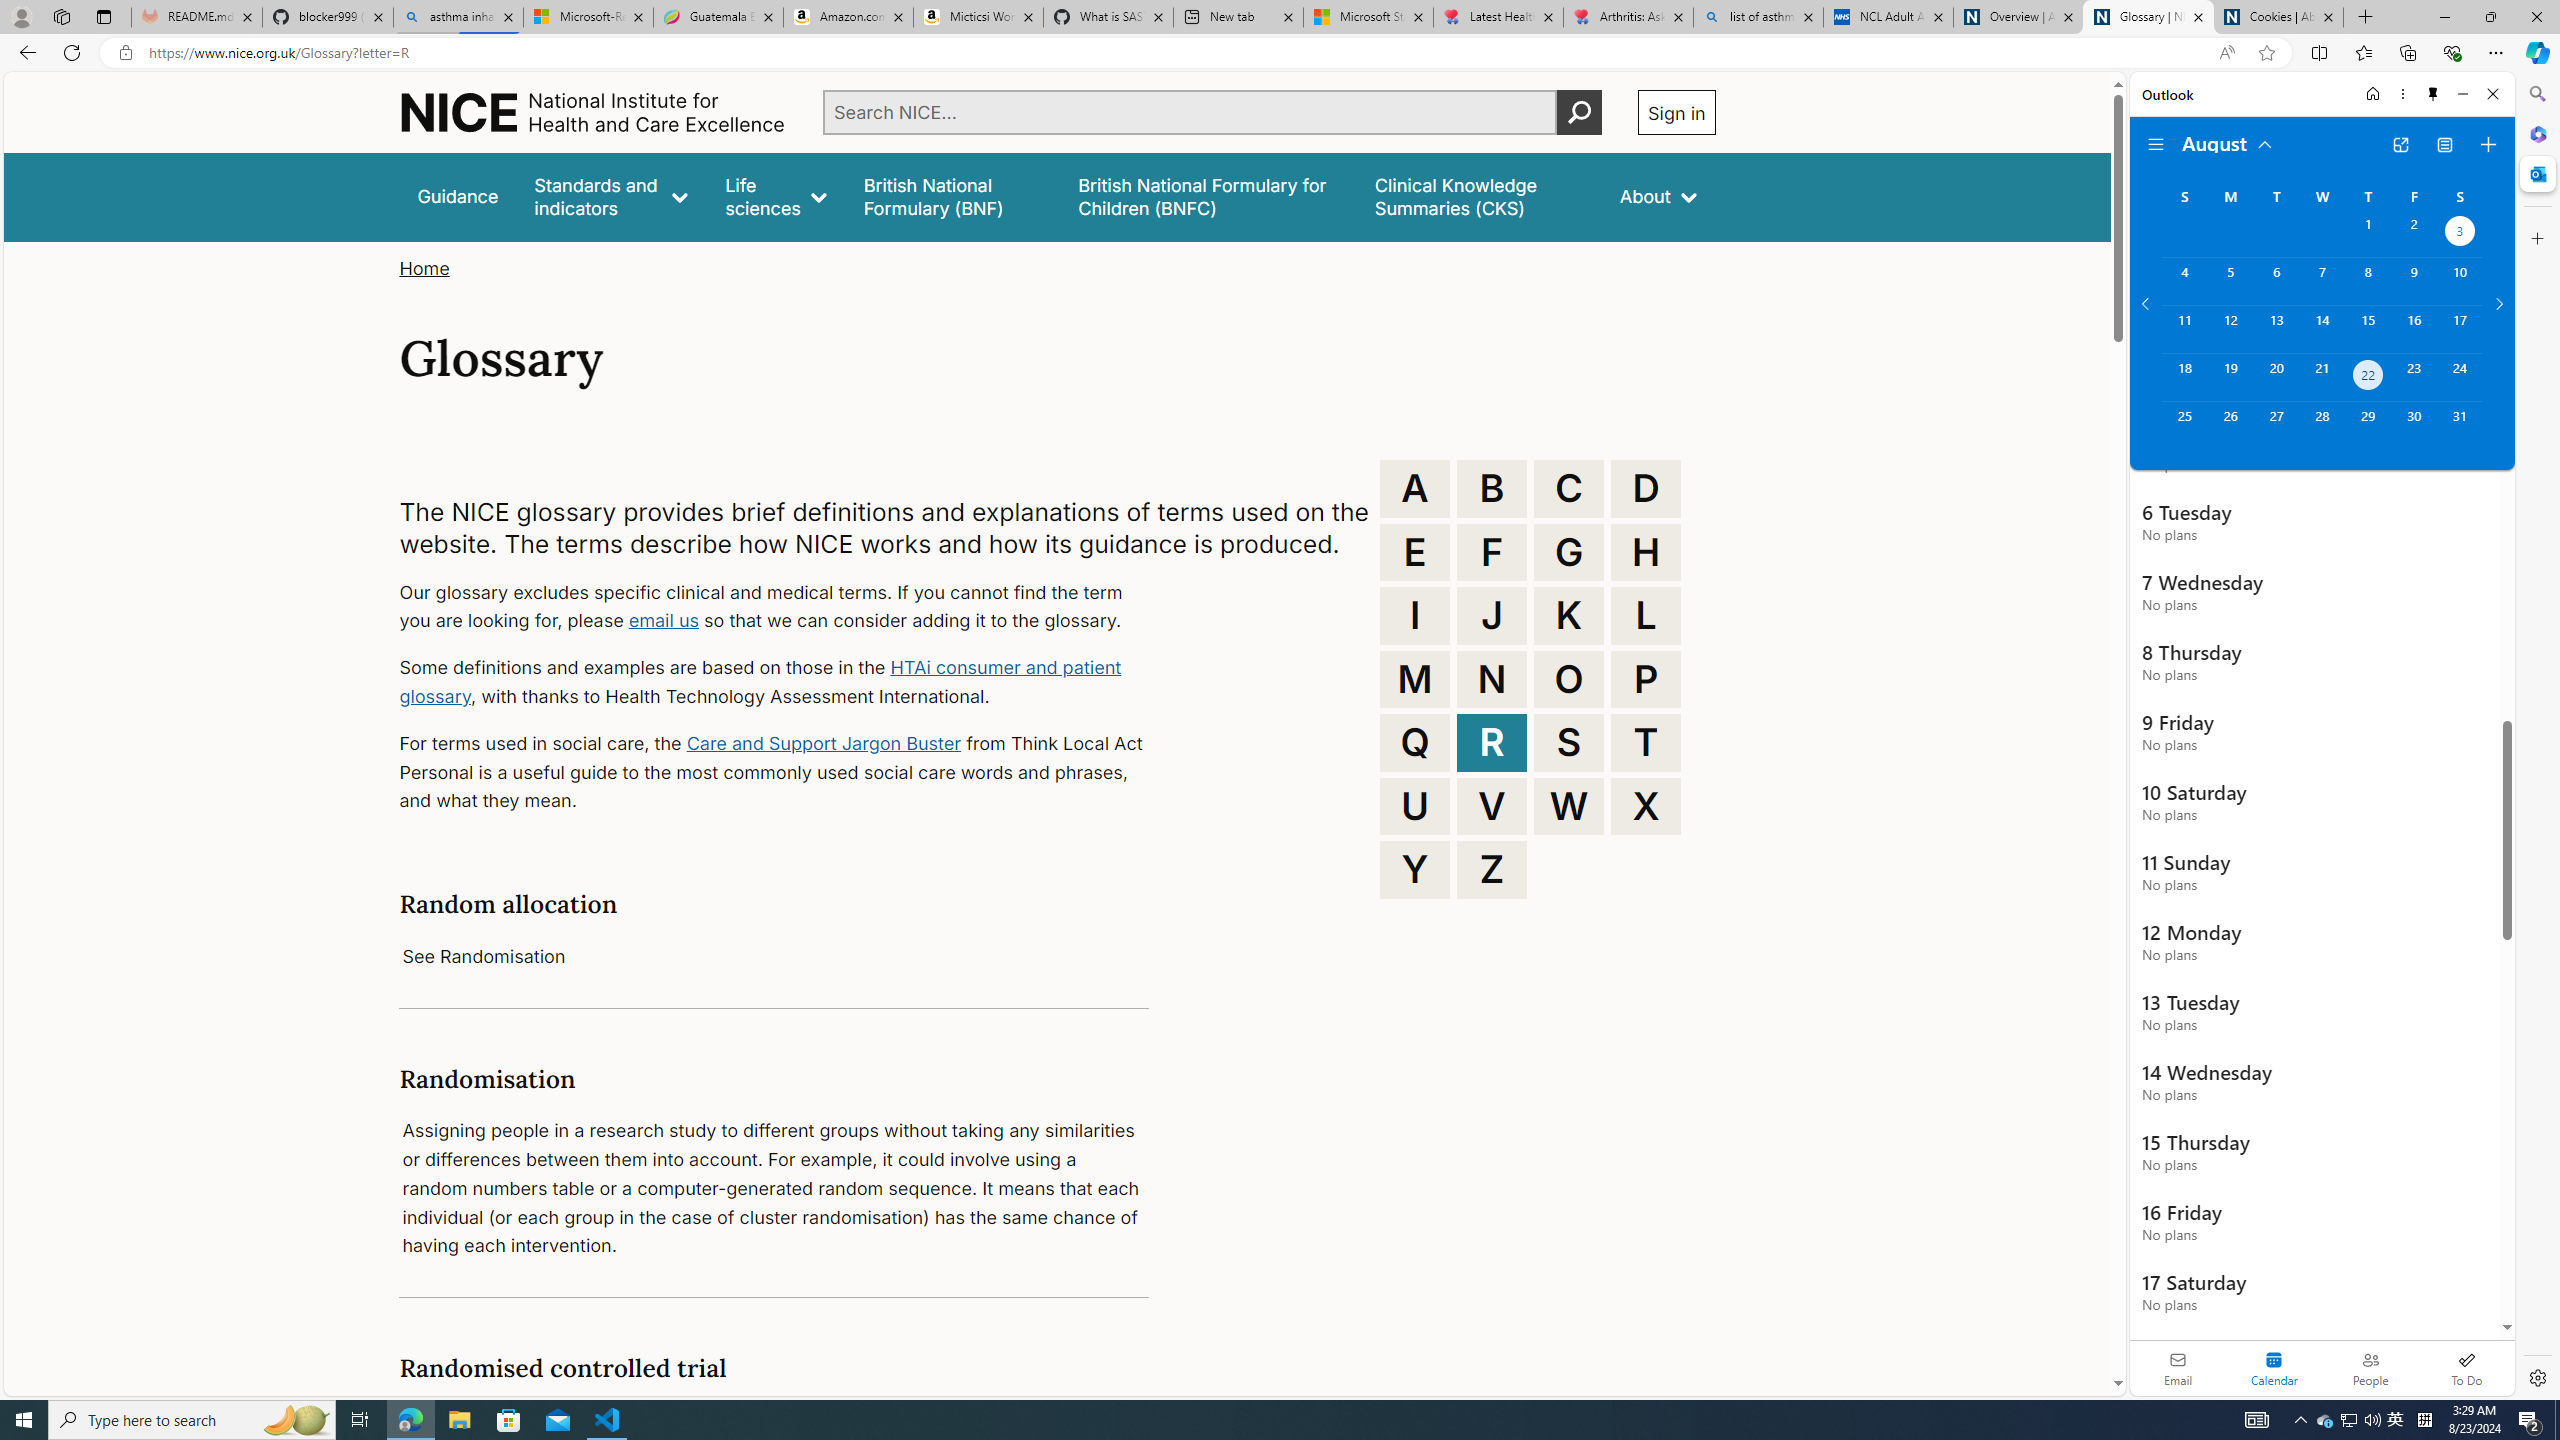 Image resolution: width=2560 pixels, height=1440 pixels. I want to click on 'People', so click(2369, 1367).